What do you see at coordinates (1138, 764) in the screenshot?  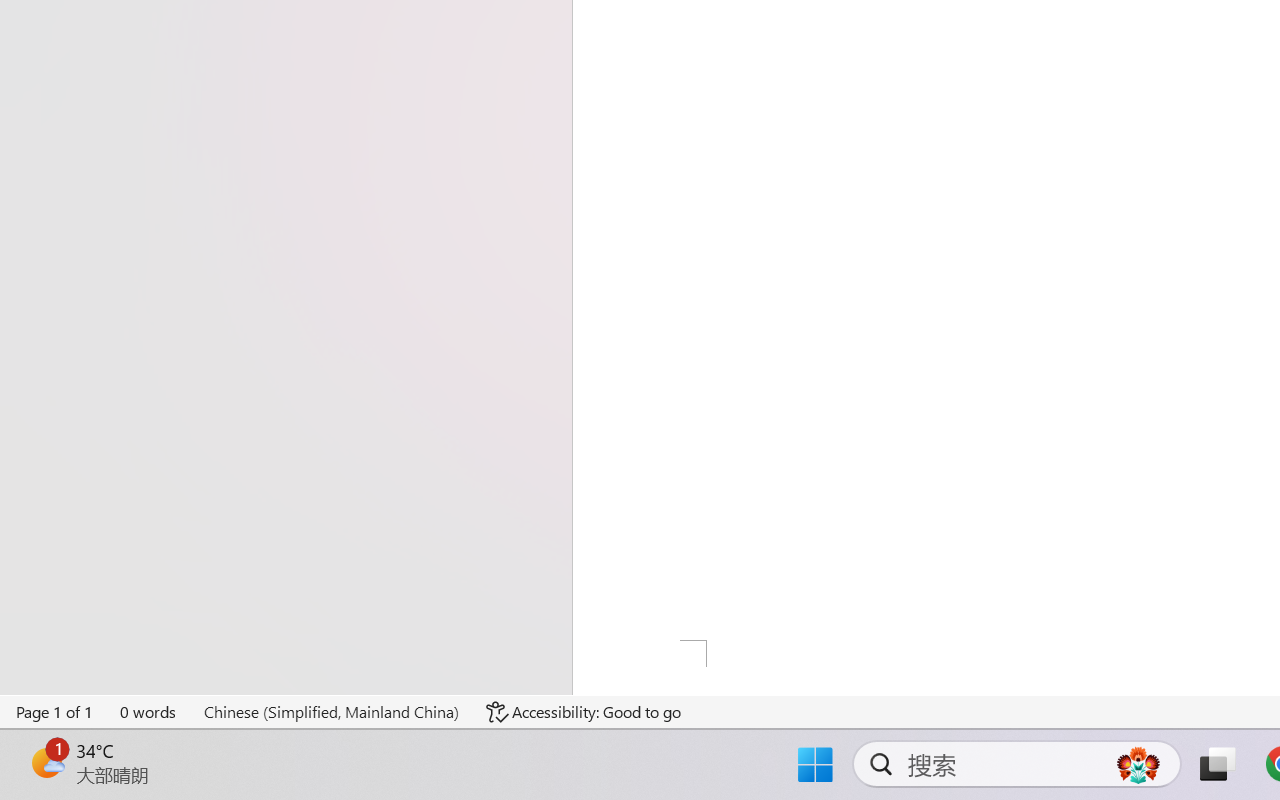 I see `'AutomationID: DynamicSearchBoxGleamImage'` at bounding box center [1138, 764].